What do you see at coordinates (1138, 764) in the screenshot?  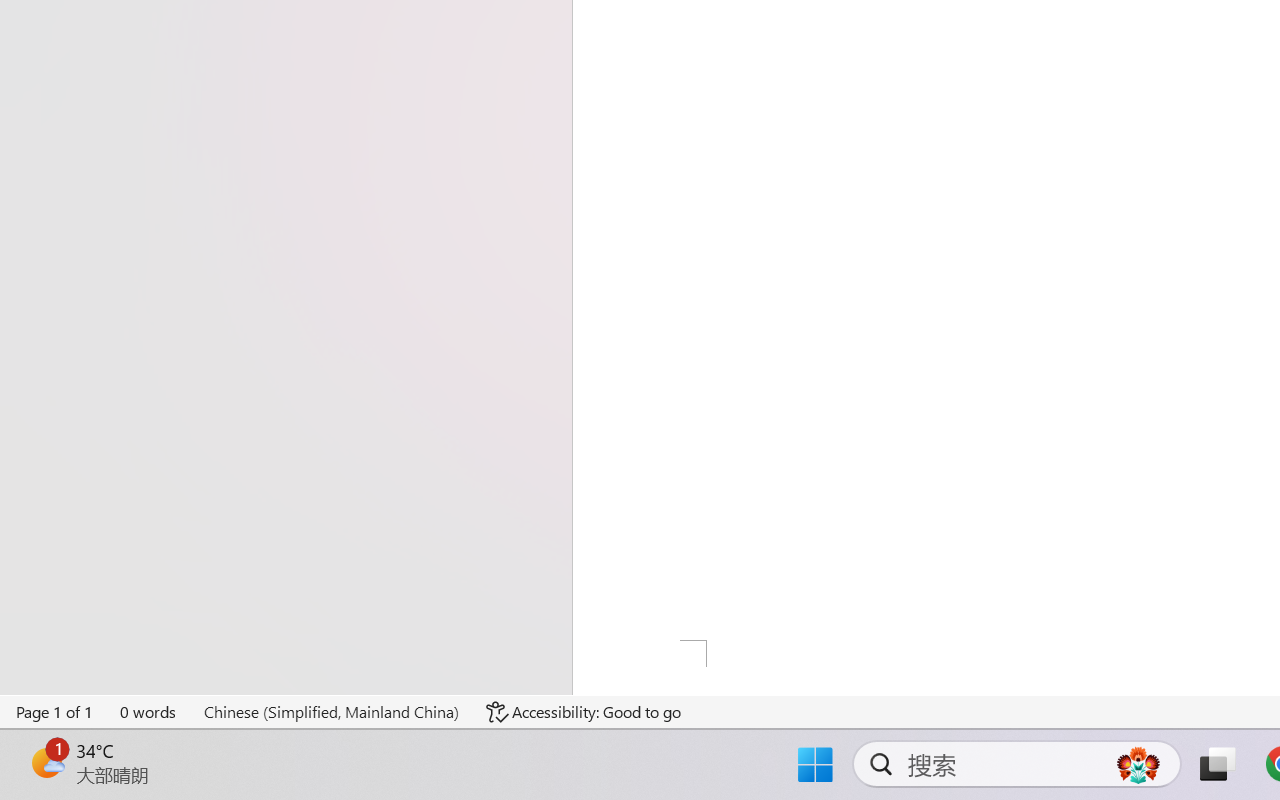 I see `'AutomationID: DynamicSearchBoxGleamImage'` at bounding box center [1138, 764].